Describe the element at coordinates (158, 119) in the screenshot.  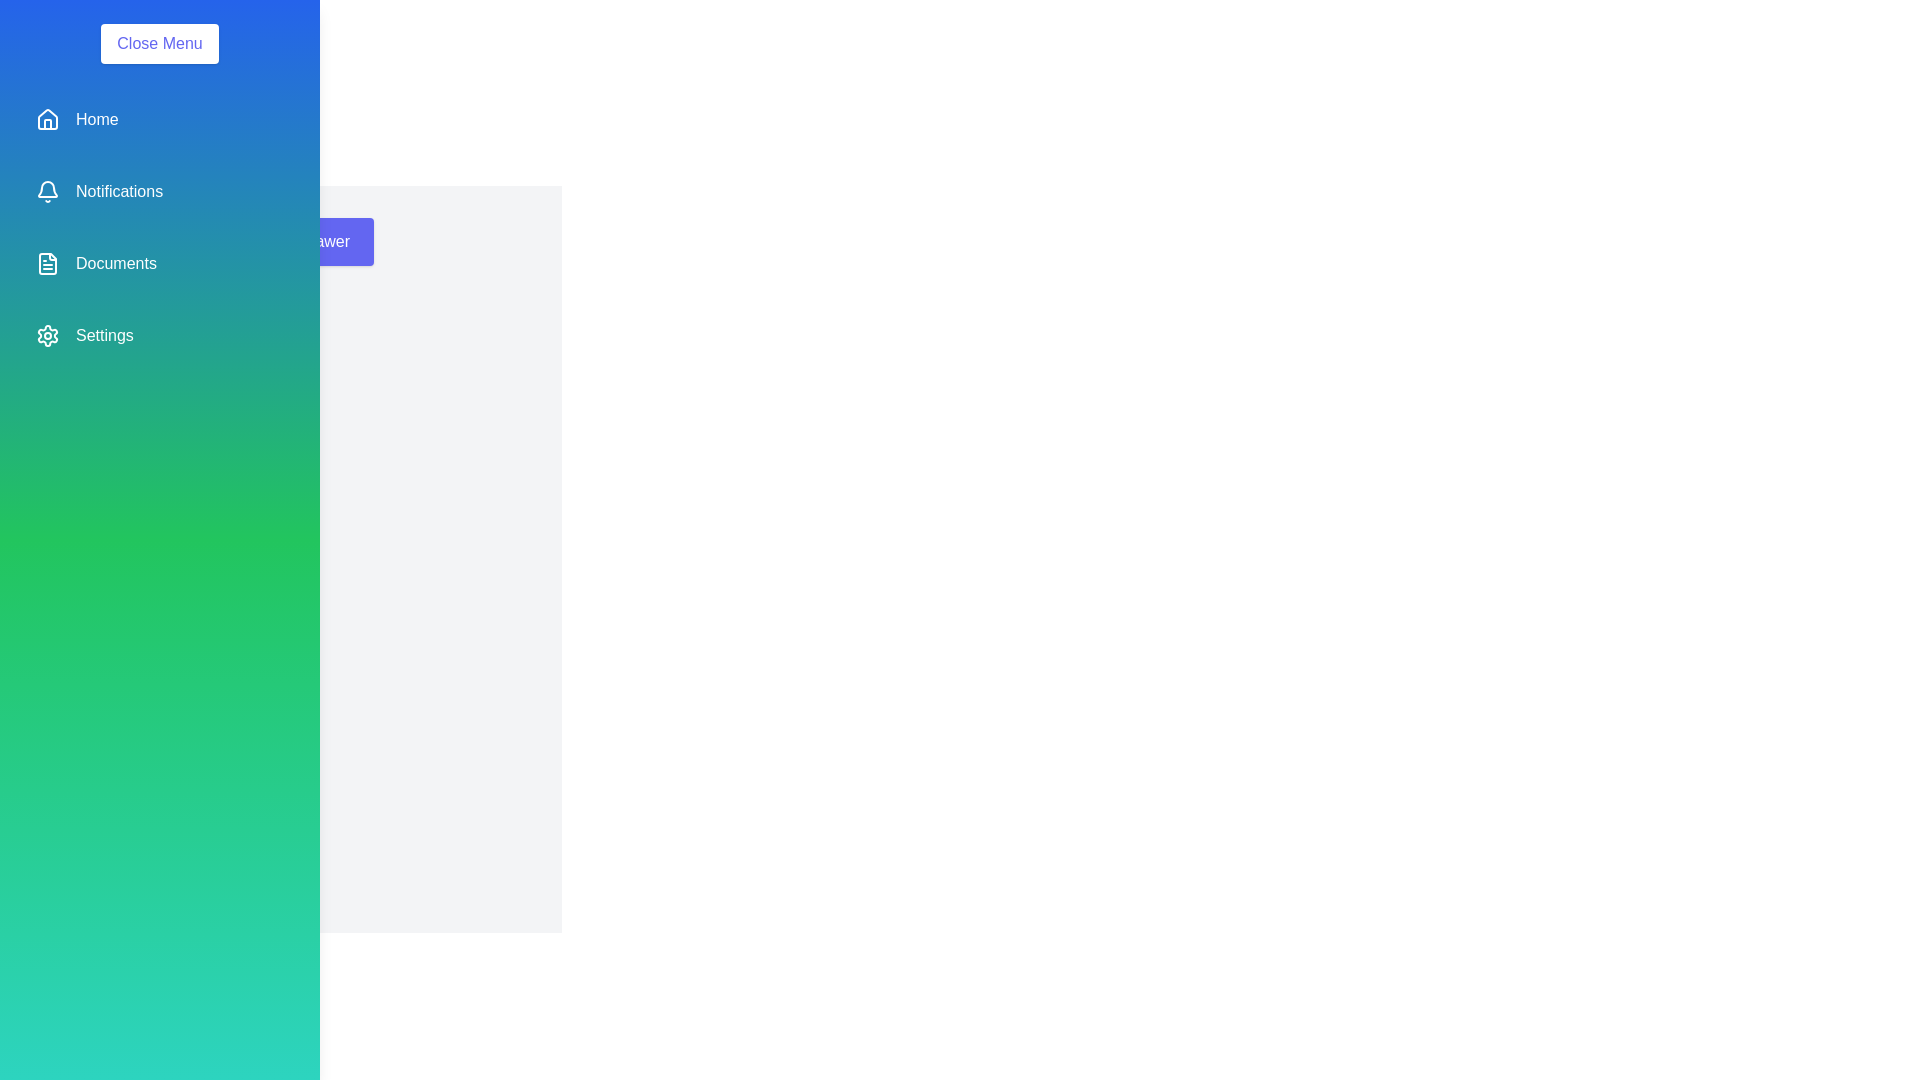
I see `the menu item Home from the list` at that location.